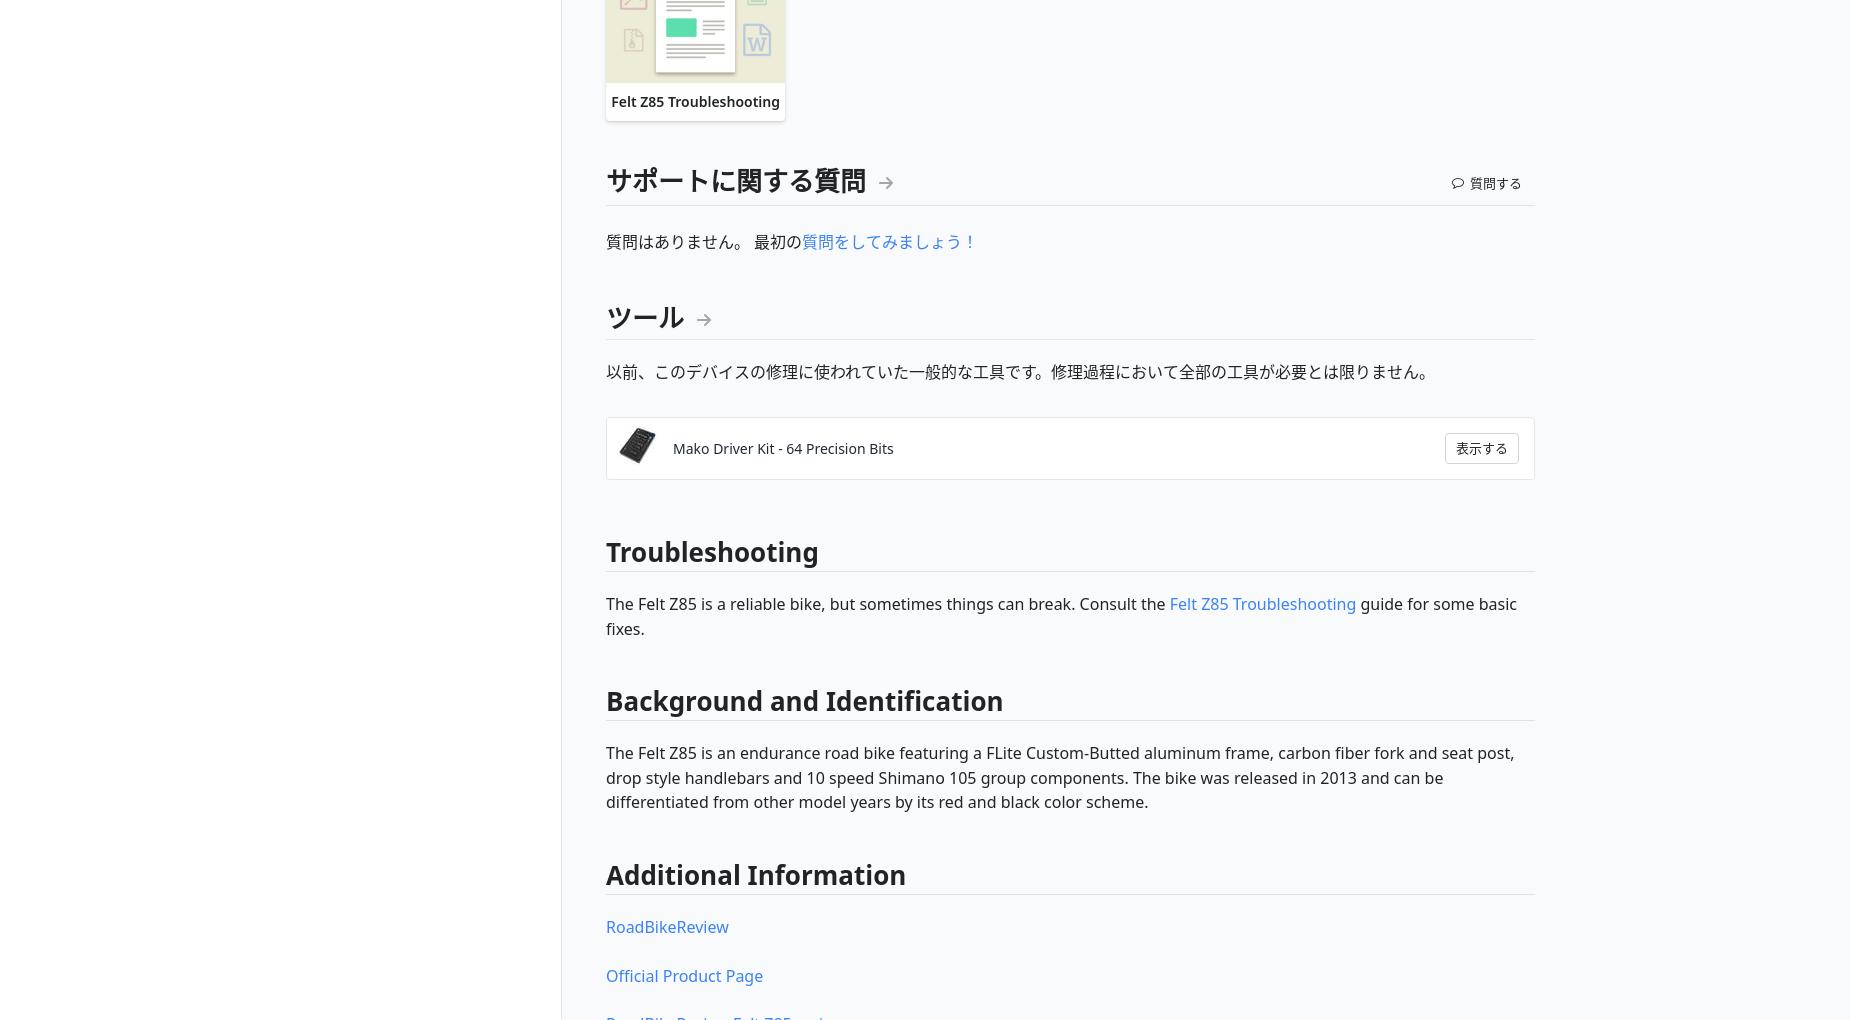  What do you see at coordinates (804, 700) in the screenshot?
I see `'Background and Identification'` at bounding box center [804, 700].